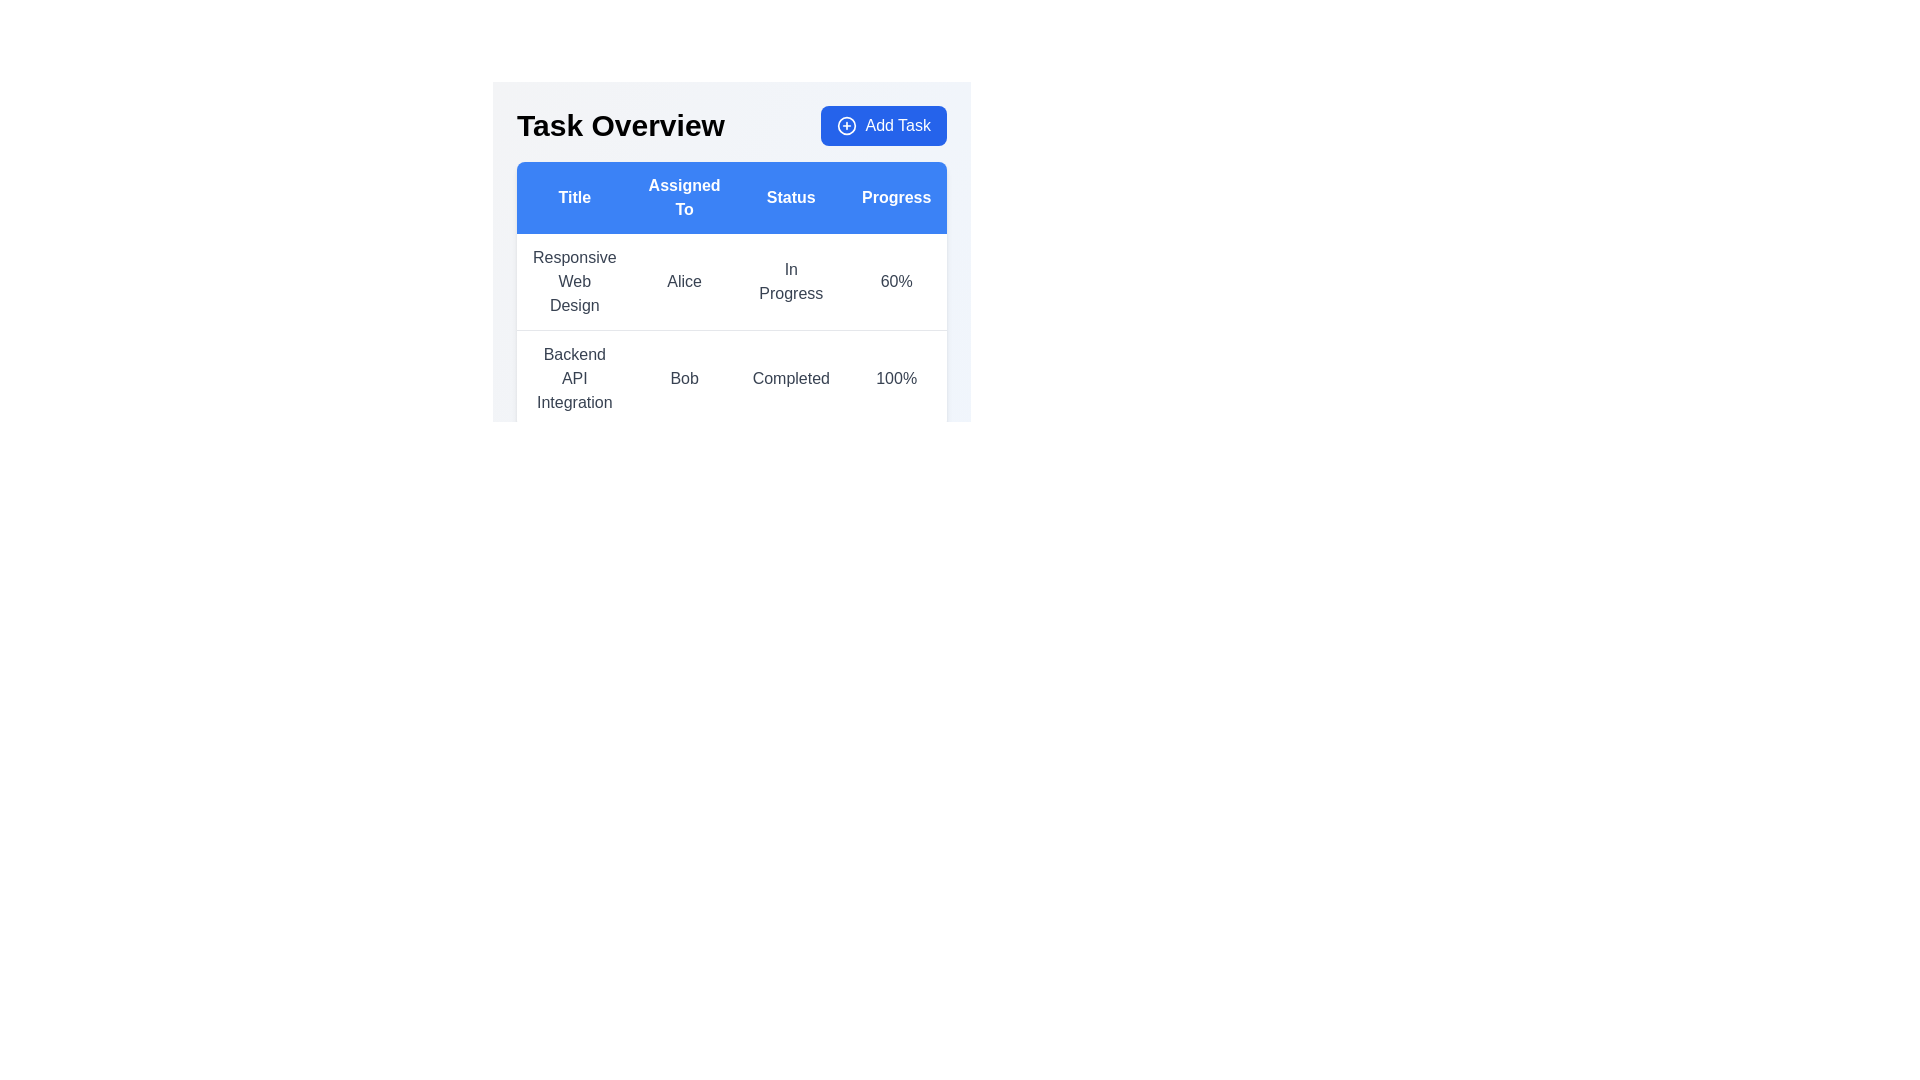  What do you see at coordinates (573, 378) in the screenshot?
I see `the text label containing 'Backend API Integration', which is styled with medium font weight and positioned under the 'Title' header in the task management table` at bounding box center [573, 378].